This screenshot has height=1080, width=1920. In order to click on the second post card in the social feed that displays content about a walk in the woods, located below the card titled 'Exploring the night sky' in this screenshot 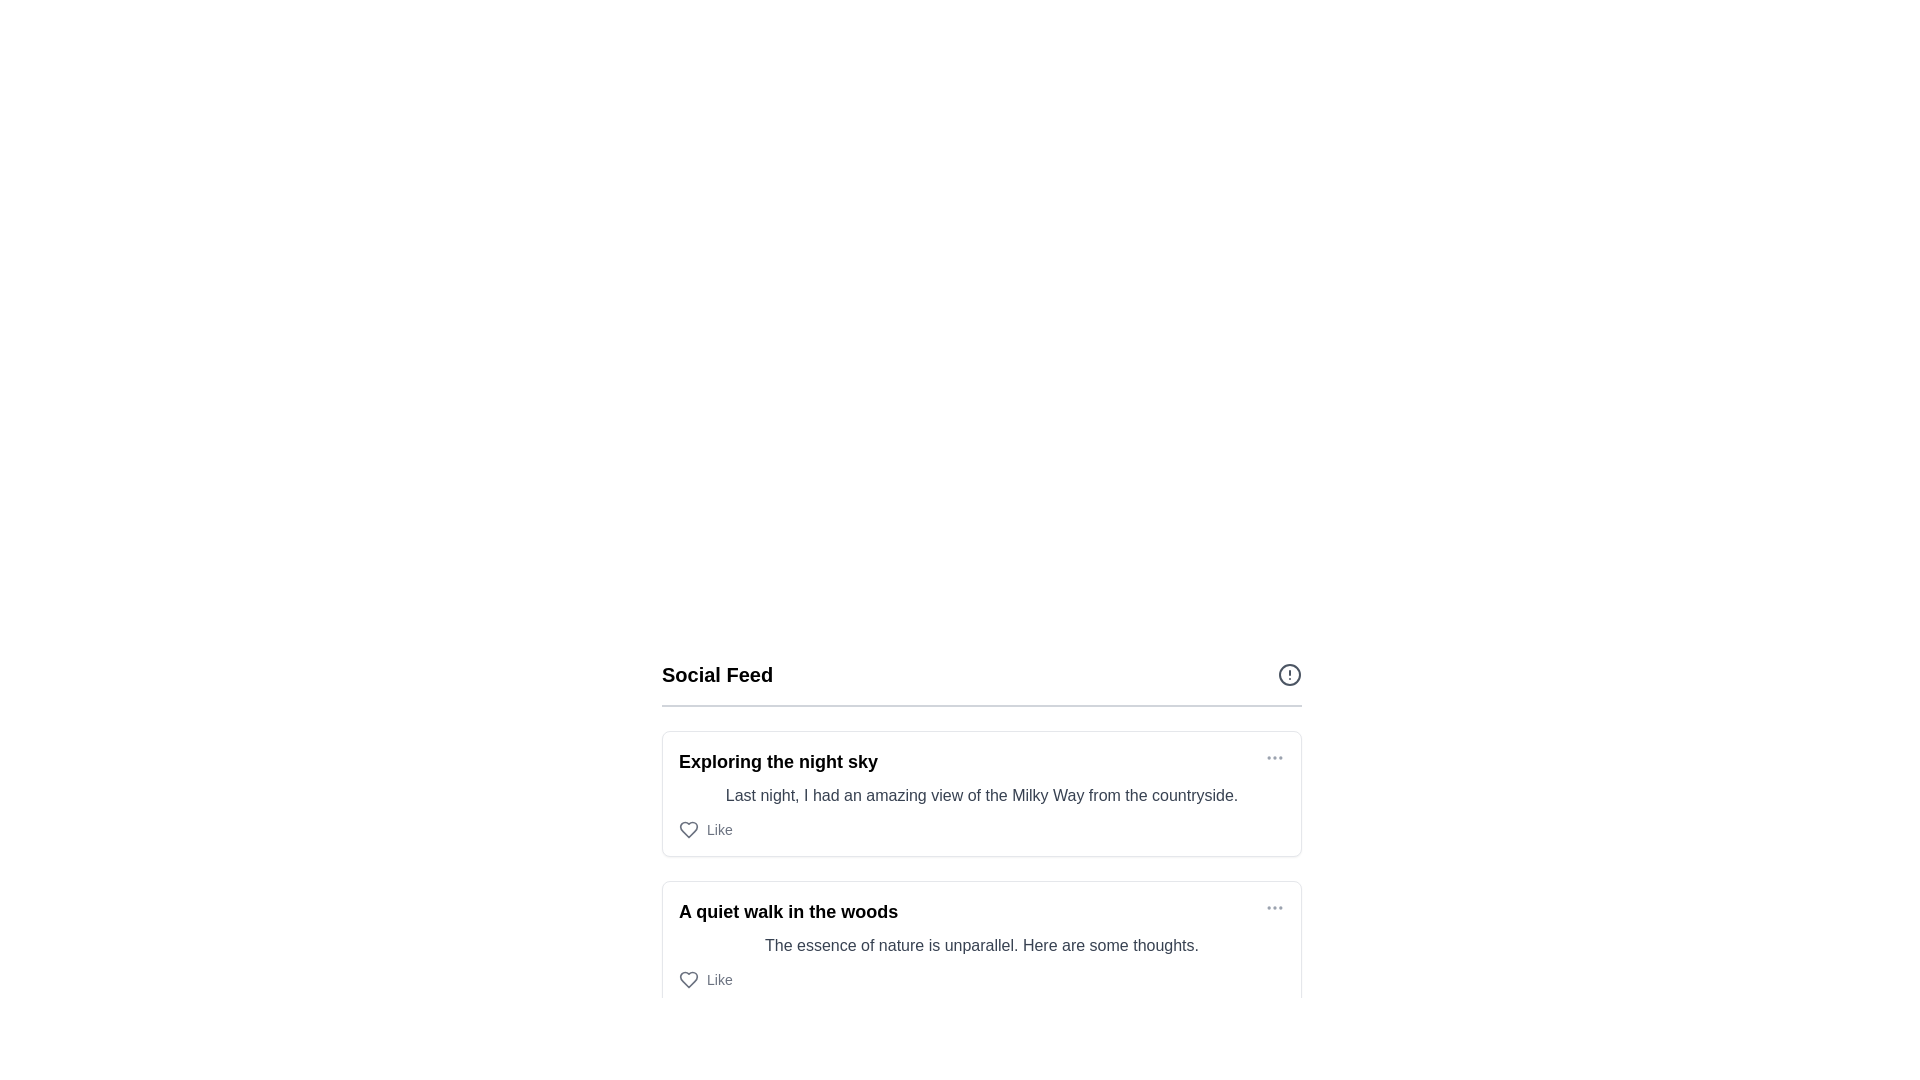, I will do `click(982, 944)`.